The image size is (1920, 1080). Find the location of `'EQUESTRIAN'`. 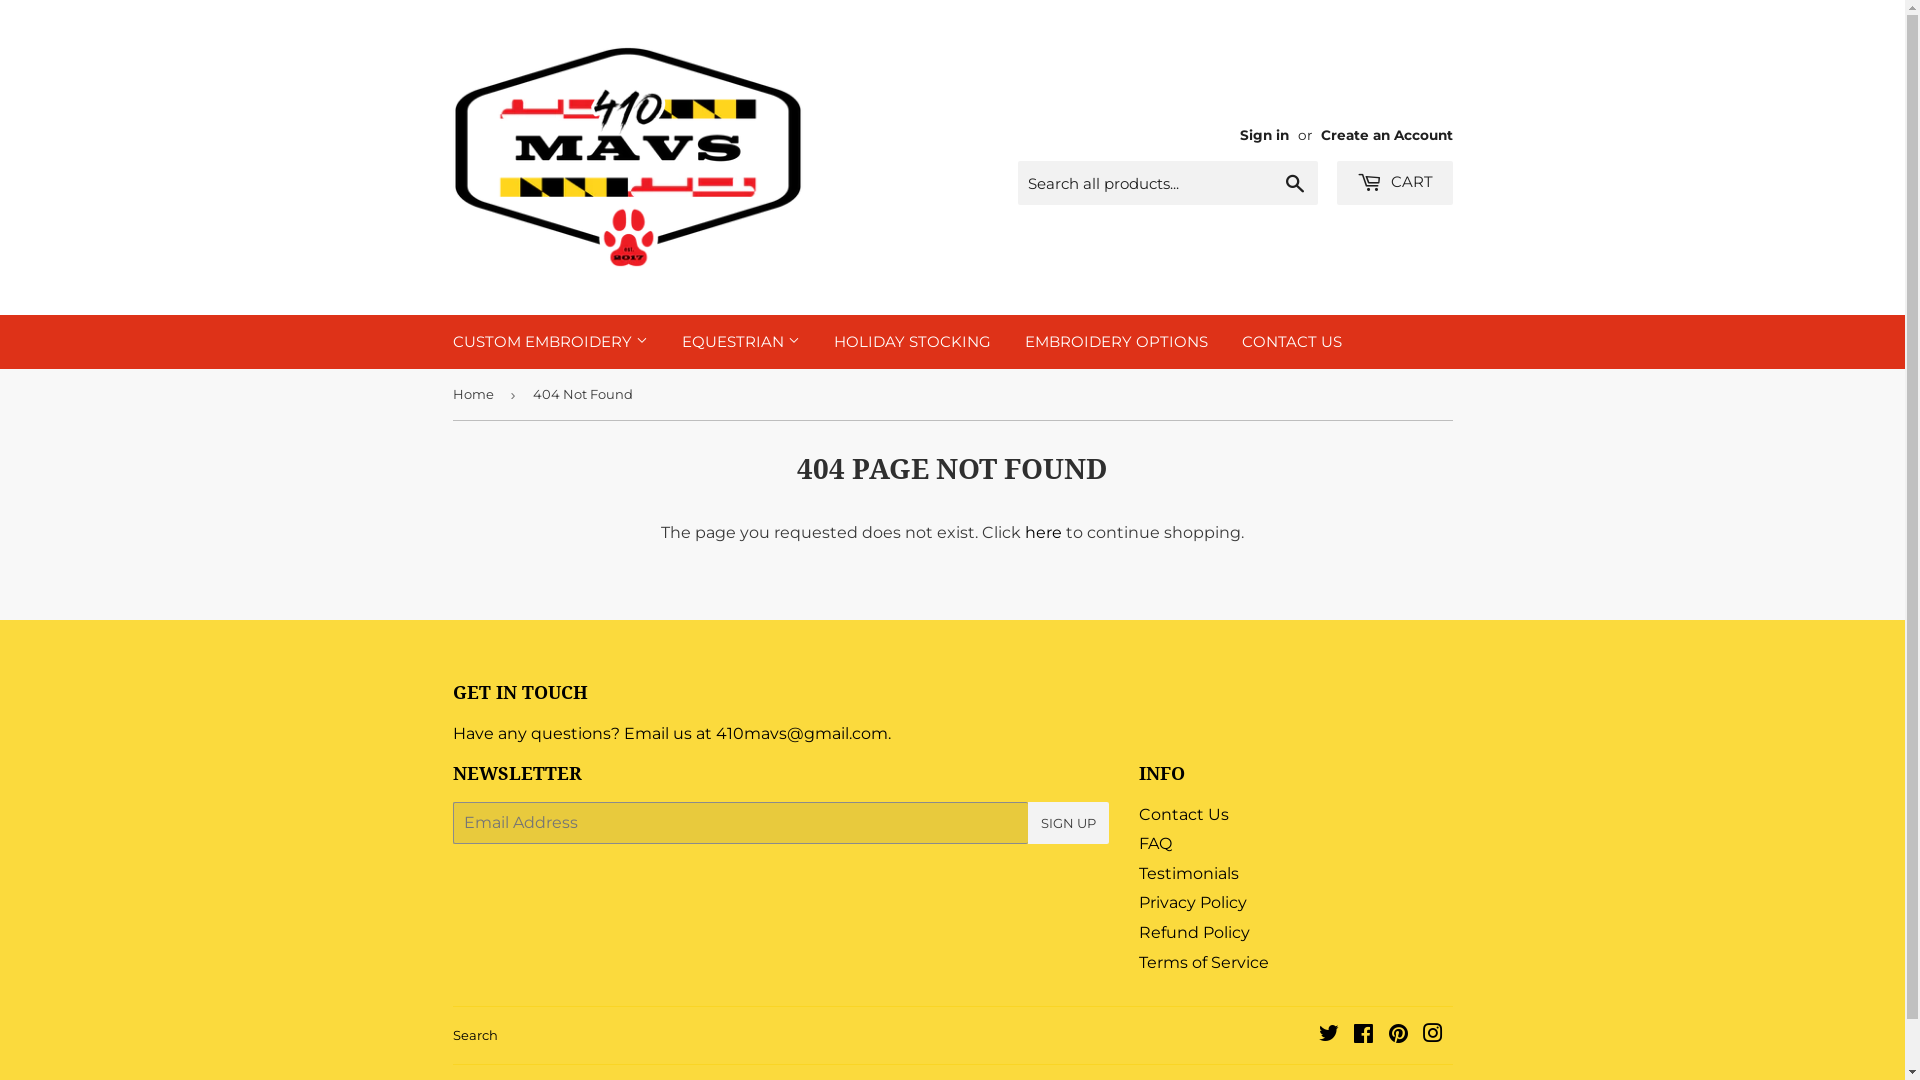

'EQUESTRIAN' is located at coordinates (738, 341).